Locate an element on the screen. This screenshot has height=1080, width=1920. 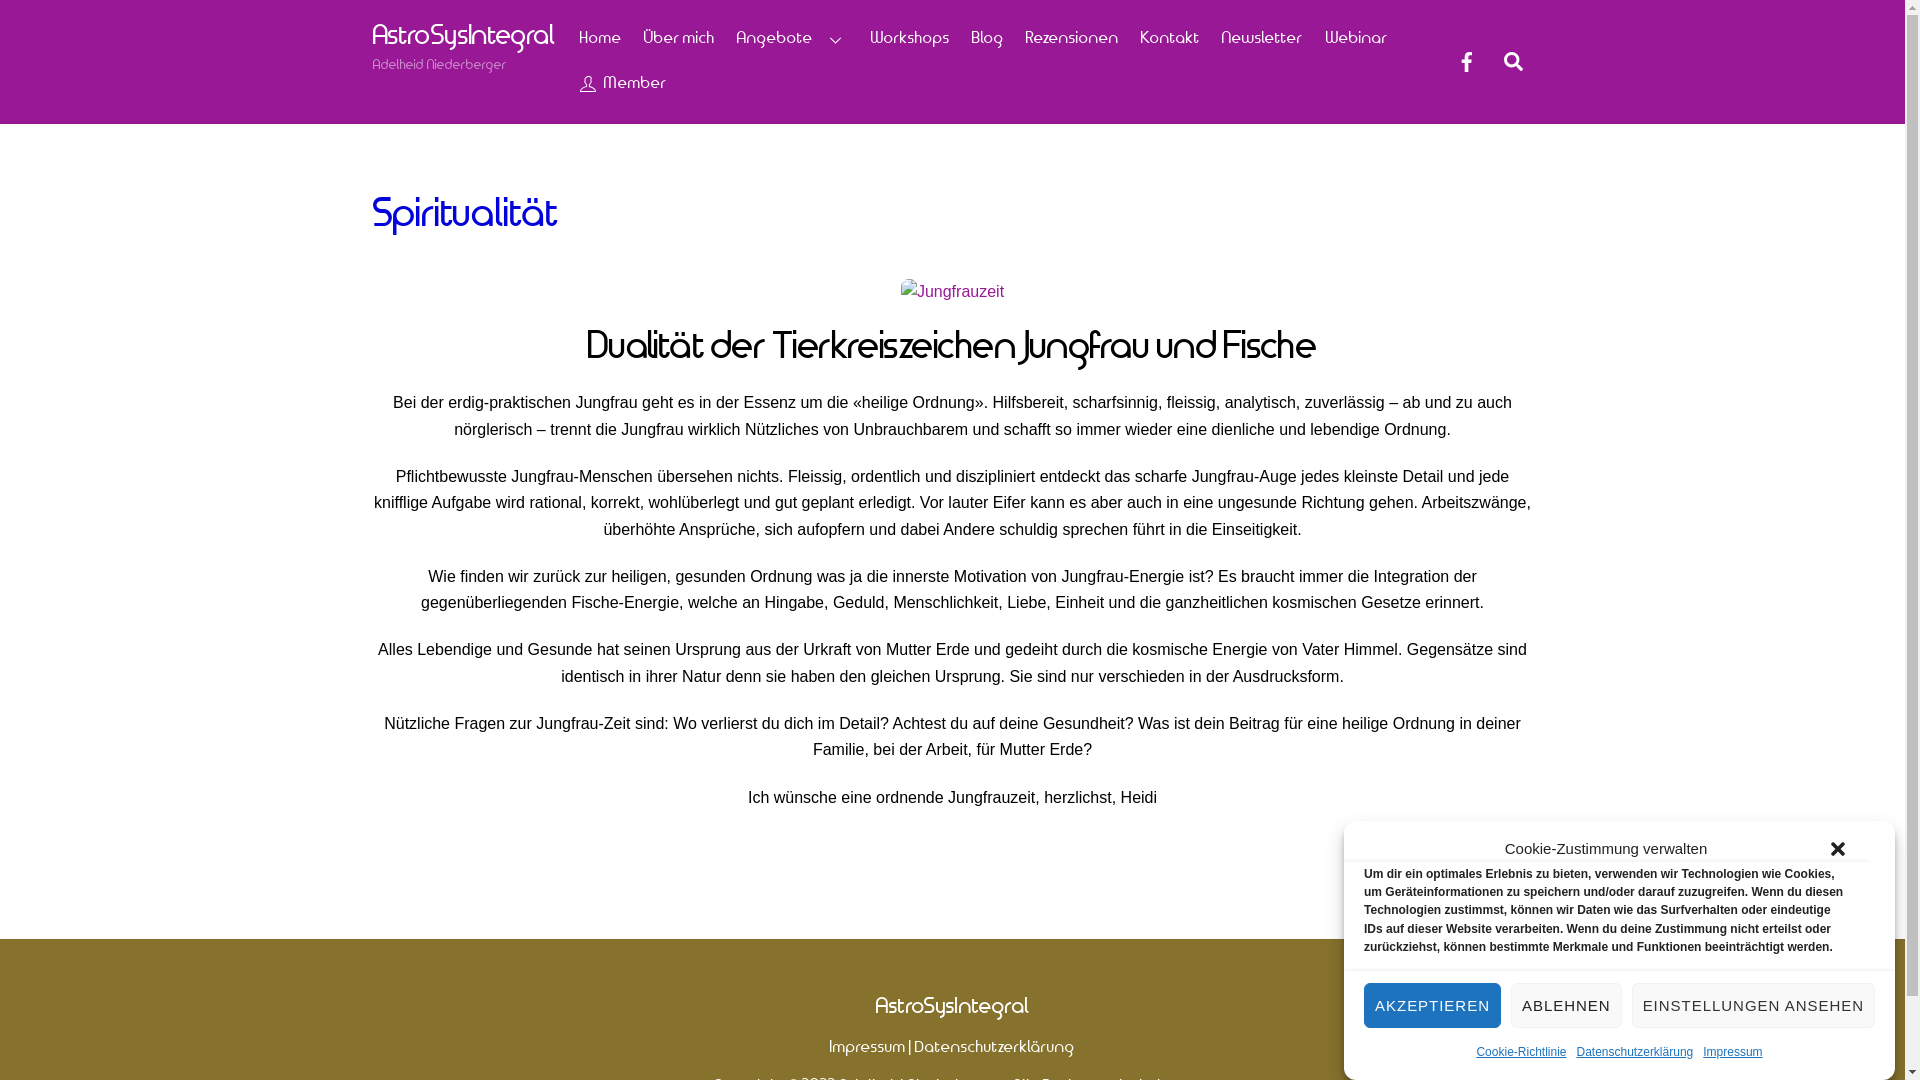
'Rezensionen' is located at coordinates (1070, 38).